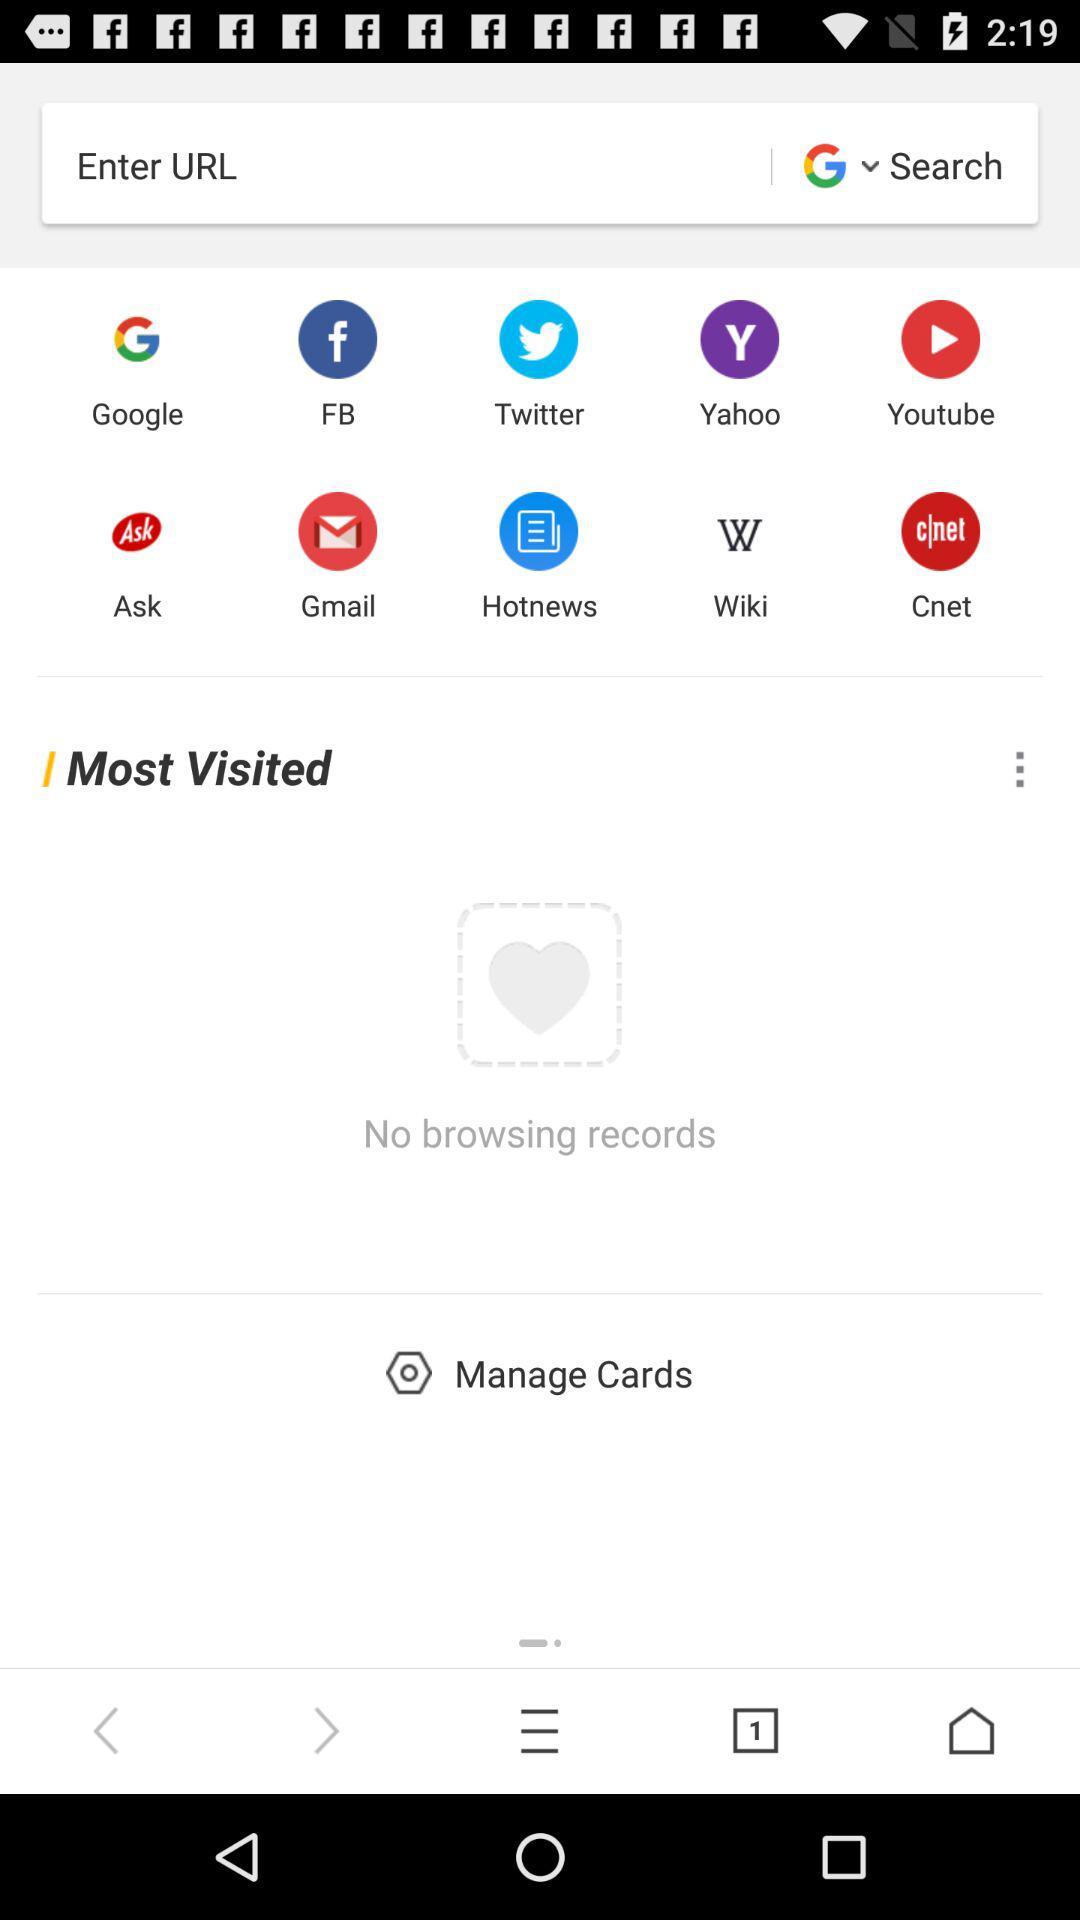  I want to click on the arrow_forward icon, so click(323, 1851).